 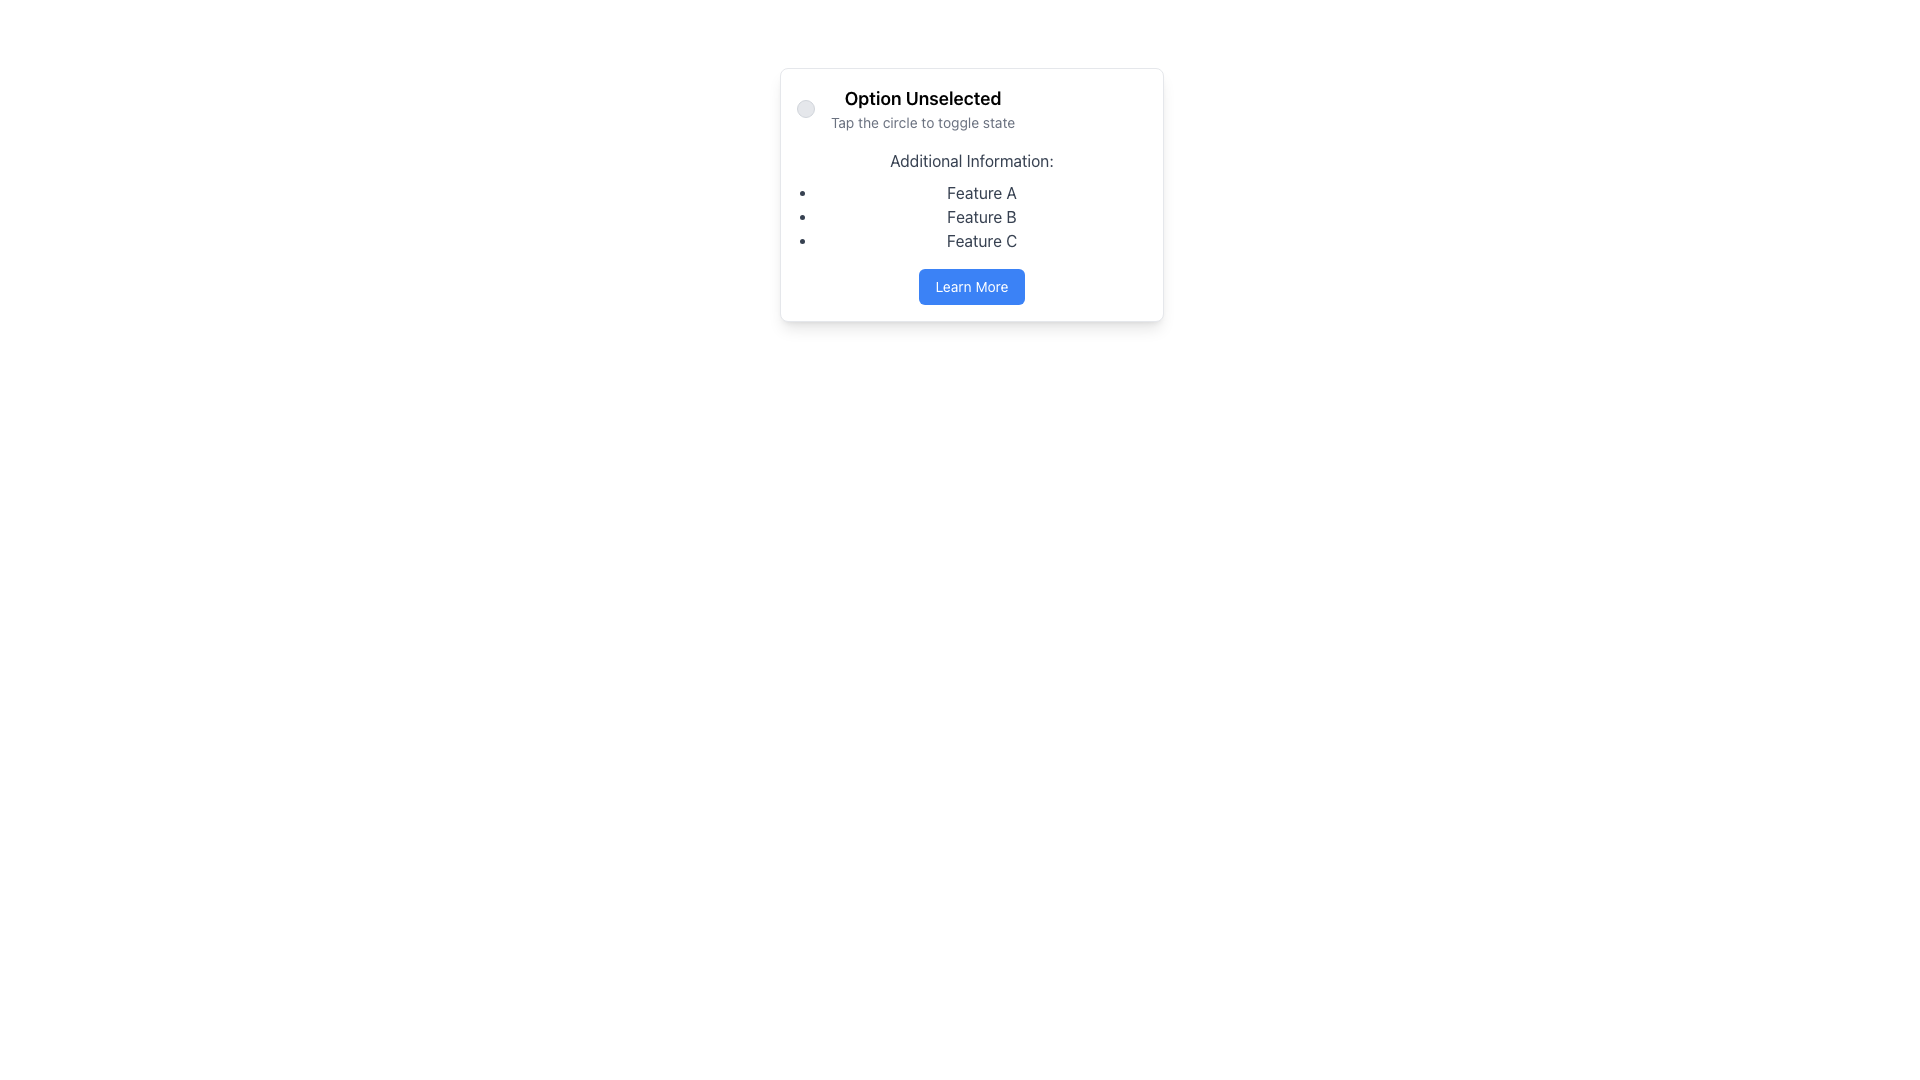 I want to click on the text display that indicates 'Option Unselected' and 'Tap the circle to toggle state', located in the upper half of the card interface, centered horizontally and positioned next to an interactive toggle circle, so click(x=922, y=108).